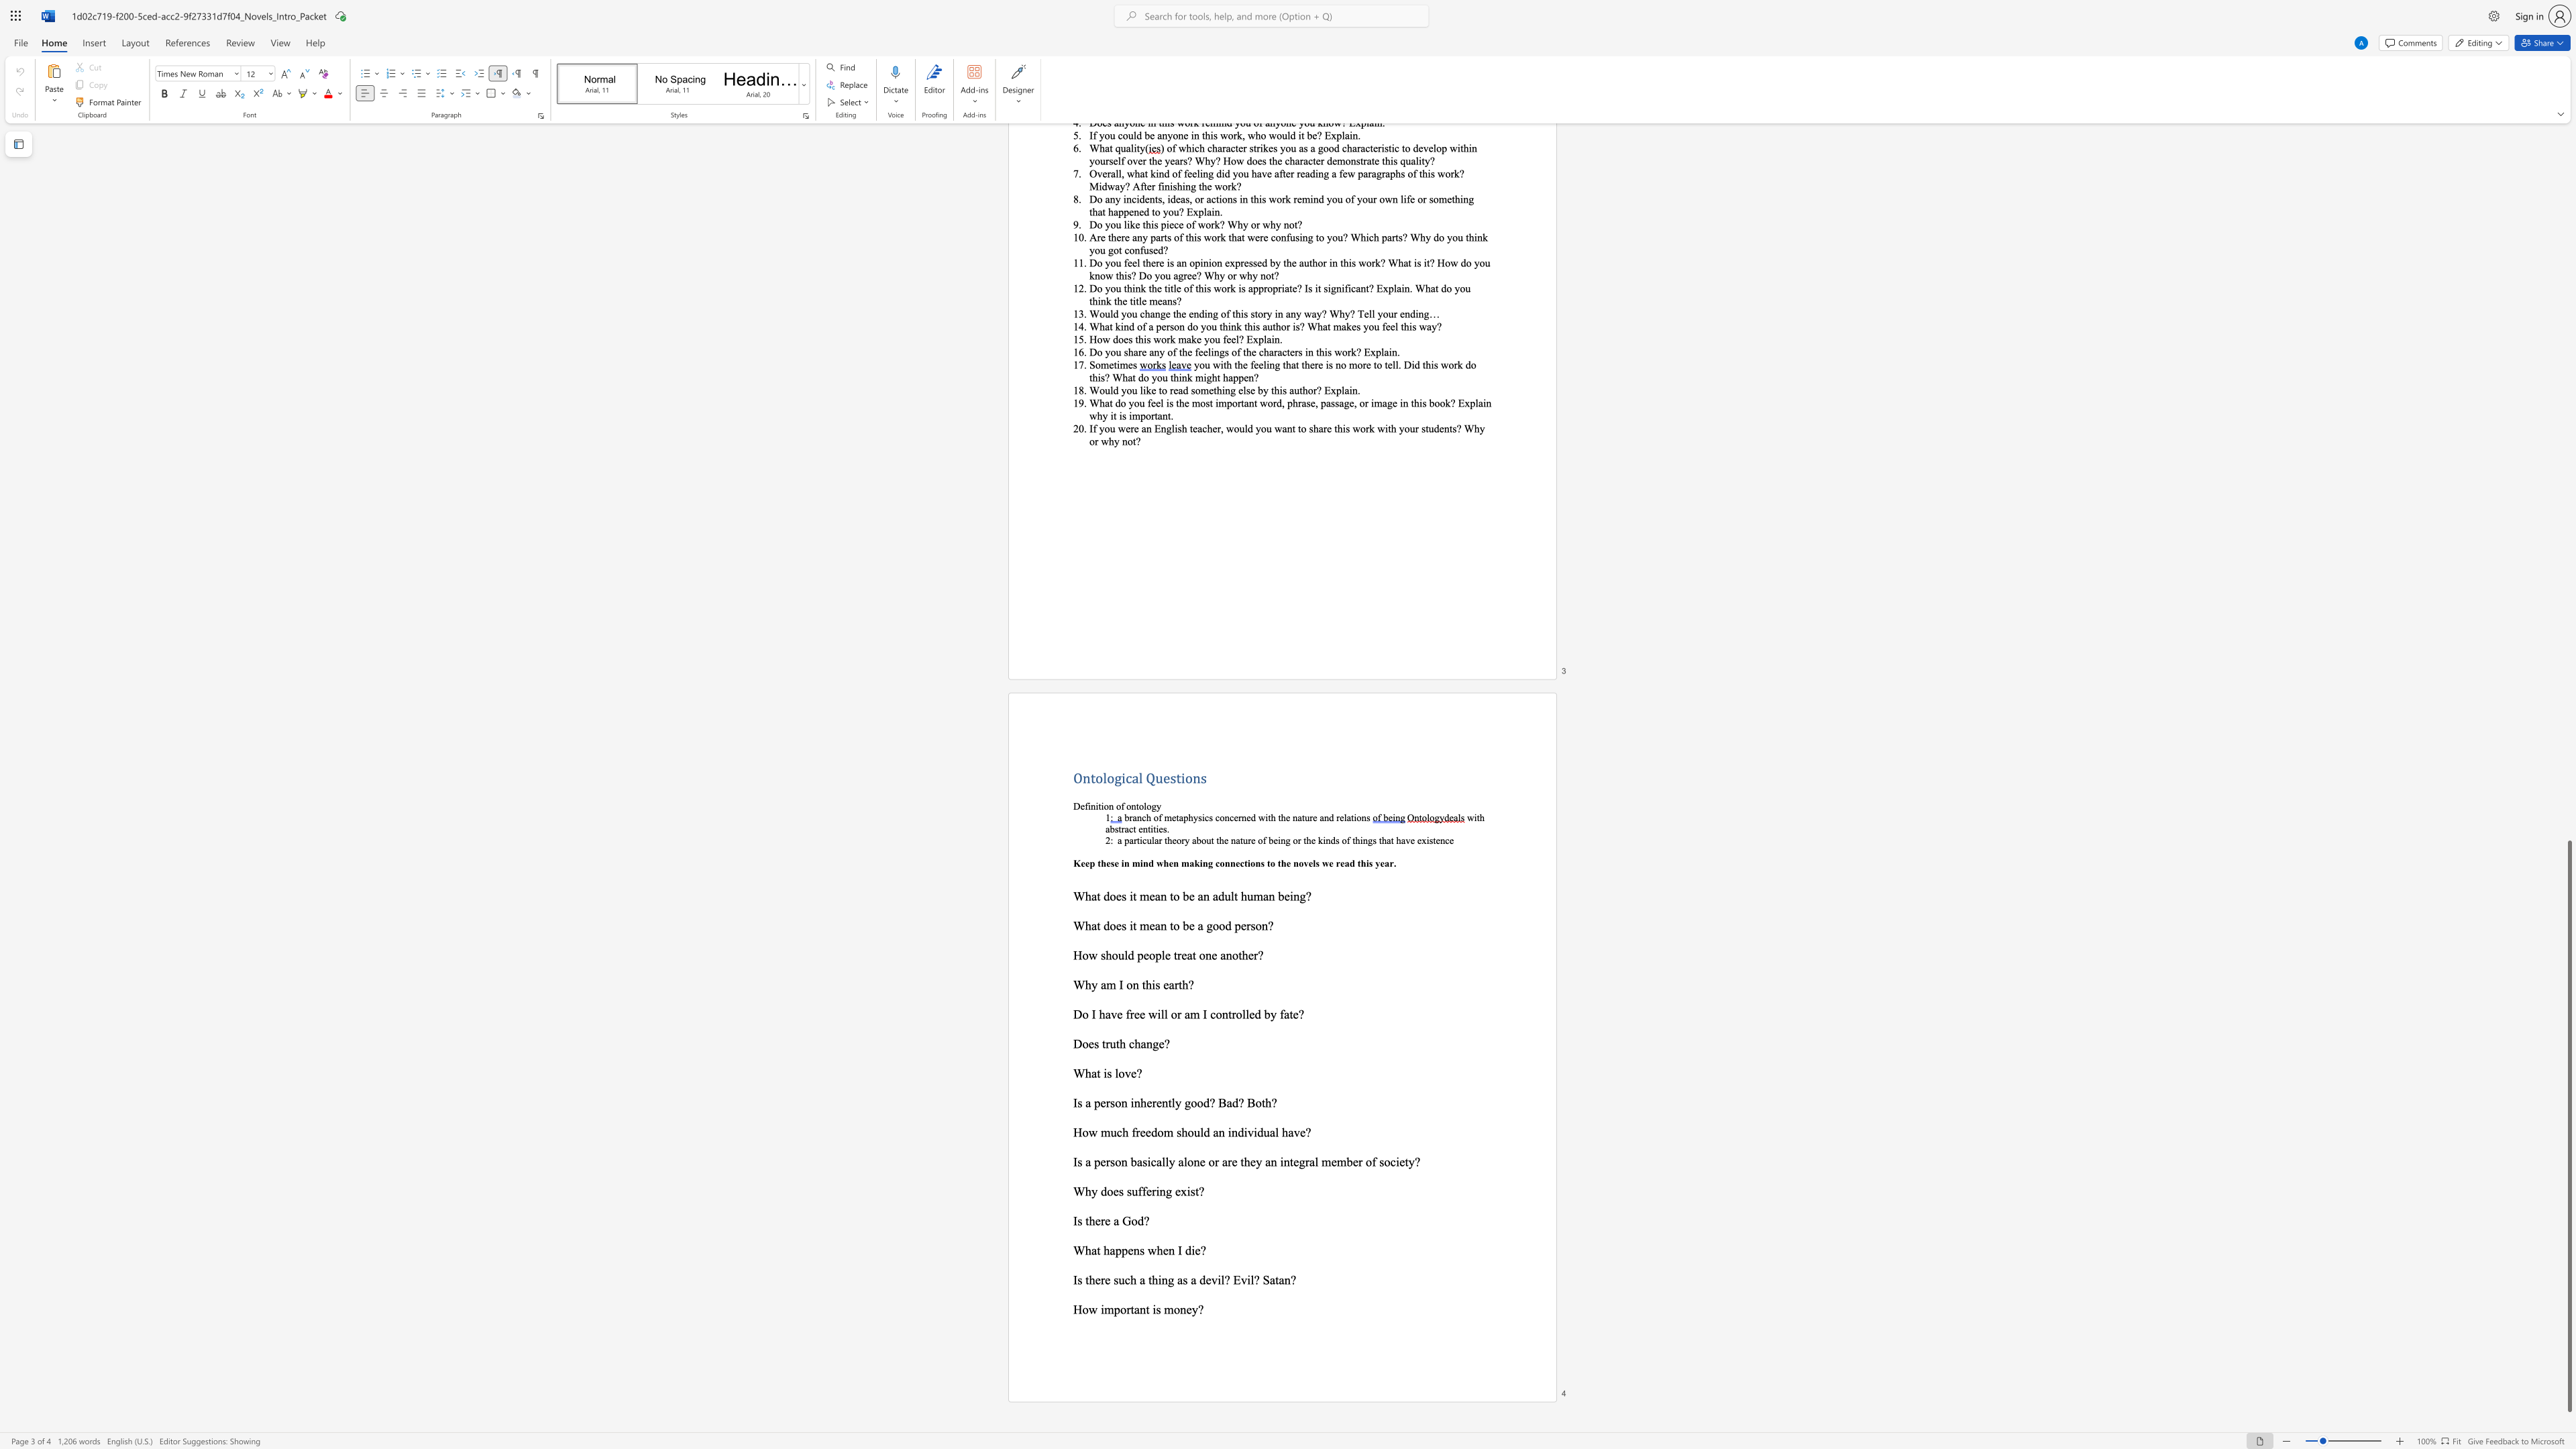  Describe the element at coordinates (1123, 1309) in the screenshot. I see `the 2th character "o" in the text` at that location.